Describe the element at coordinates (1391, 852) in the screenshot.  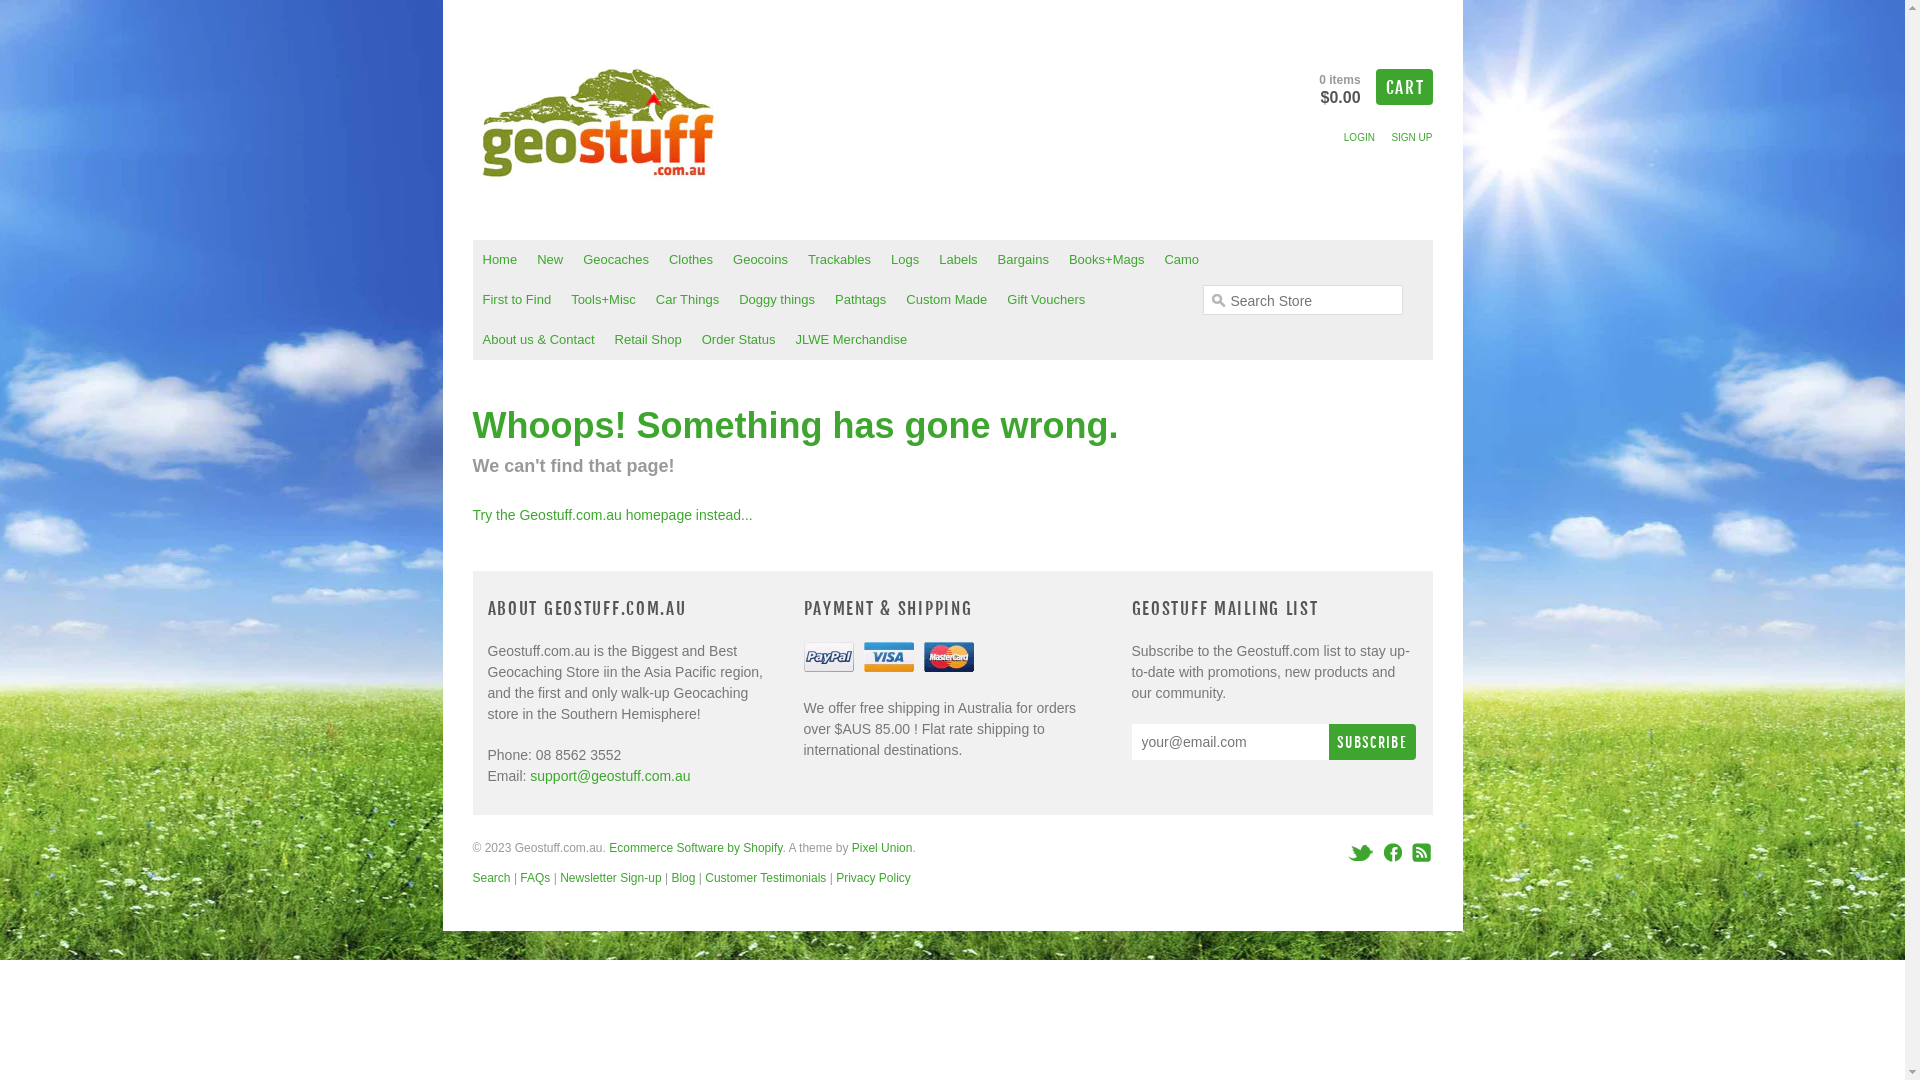
I see `'Facebook'` at that location.